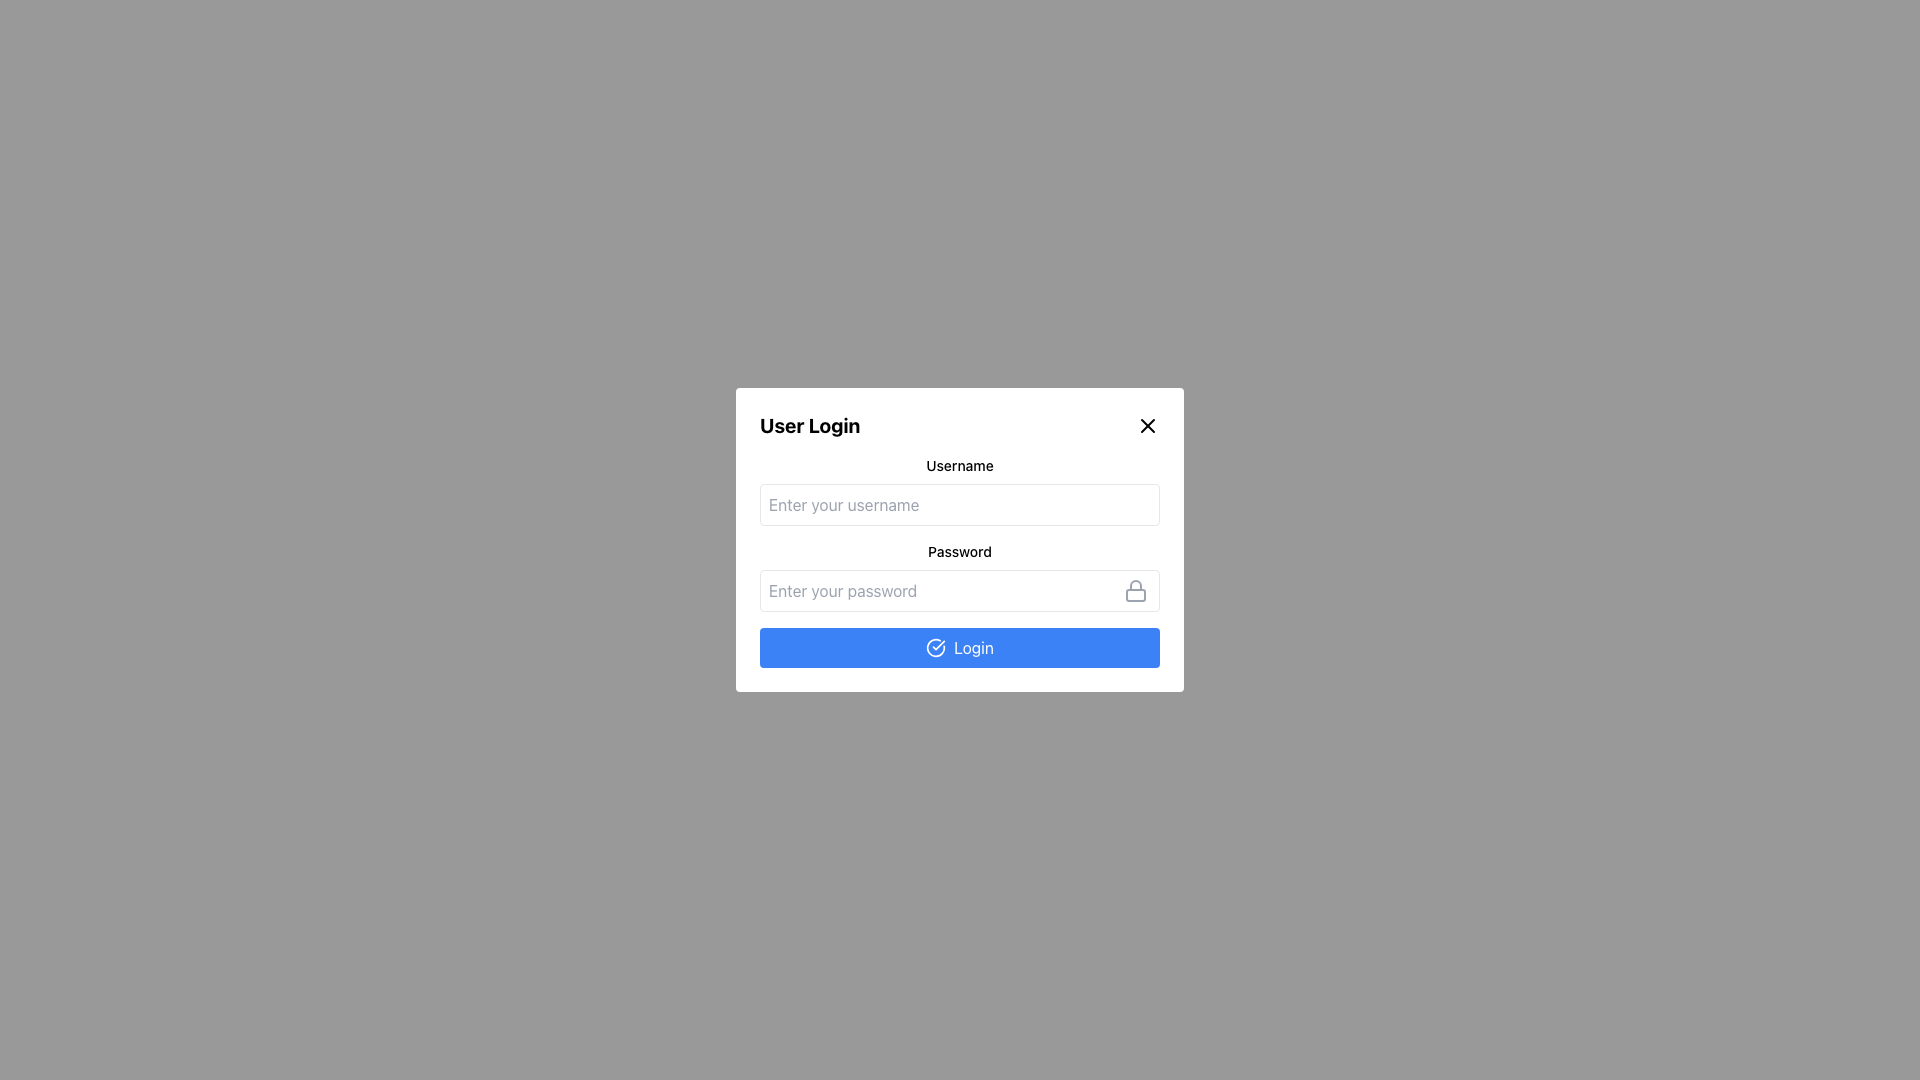  What do you see at coordinates (1136, 589) in the screenshot?
I see `the security icon located on the right side of the password input field, which visually signifies that the password field is secure` at bounding box center [1136, 589].